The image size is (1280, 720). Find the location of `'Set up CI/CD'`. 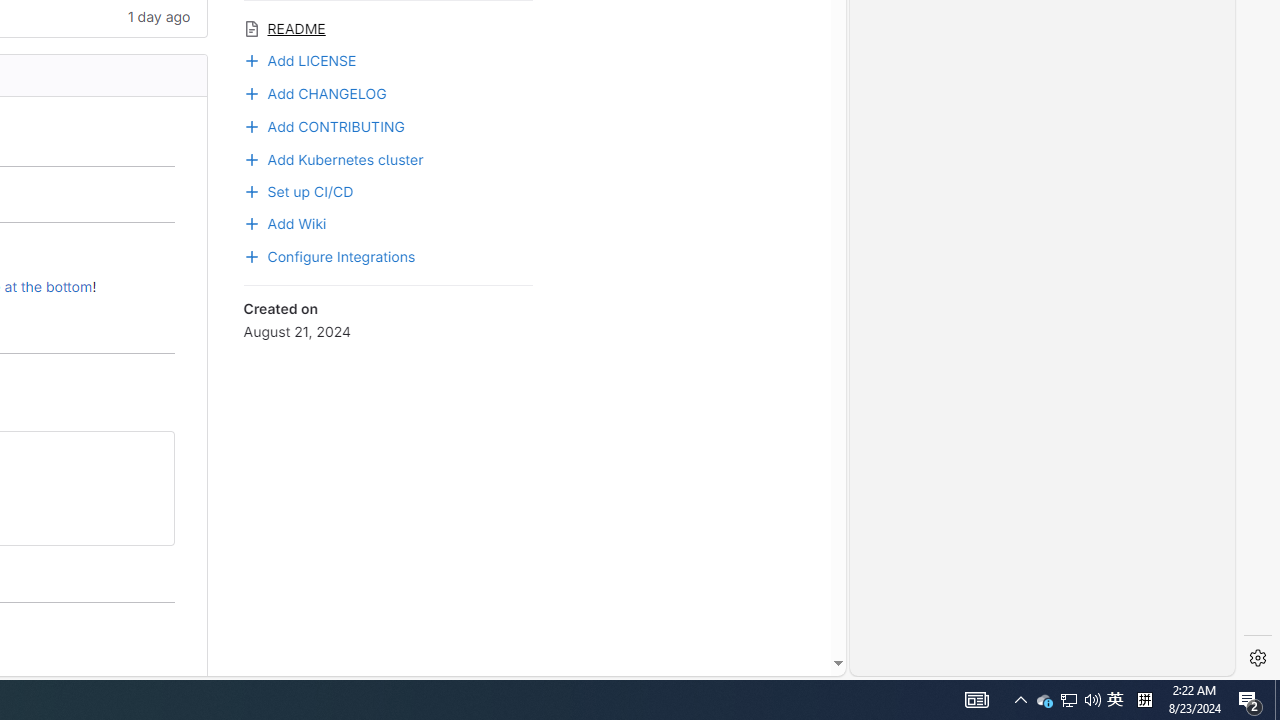

'Set up CI/CD' is located at coordinates (387, 189).